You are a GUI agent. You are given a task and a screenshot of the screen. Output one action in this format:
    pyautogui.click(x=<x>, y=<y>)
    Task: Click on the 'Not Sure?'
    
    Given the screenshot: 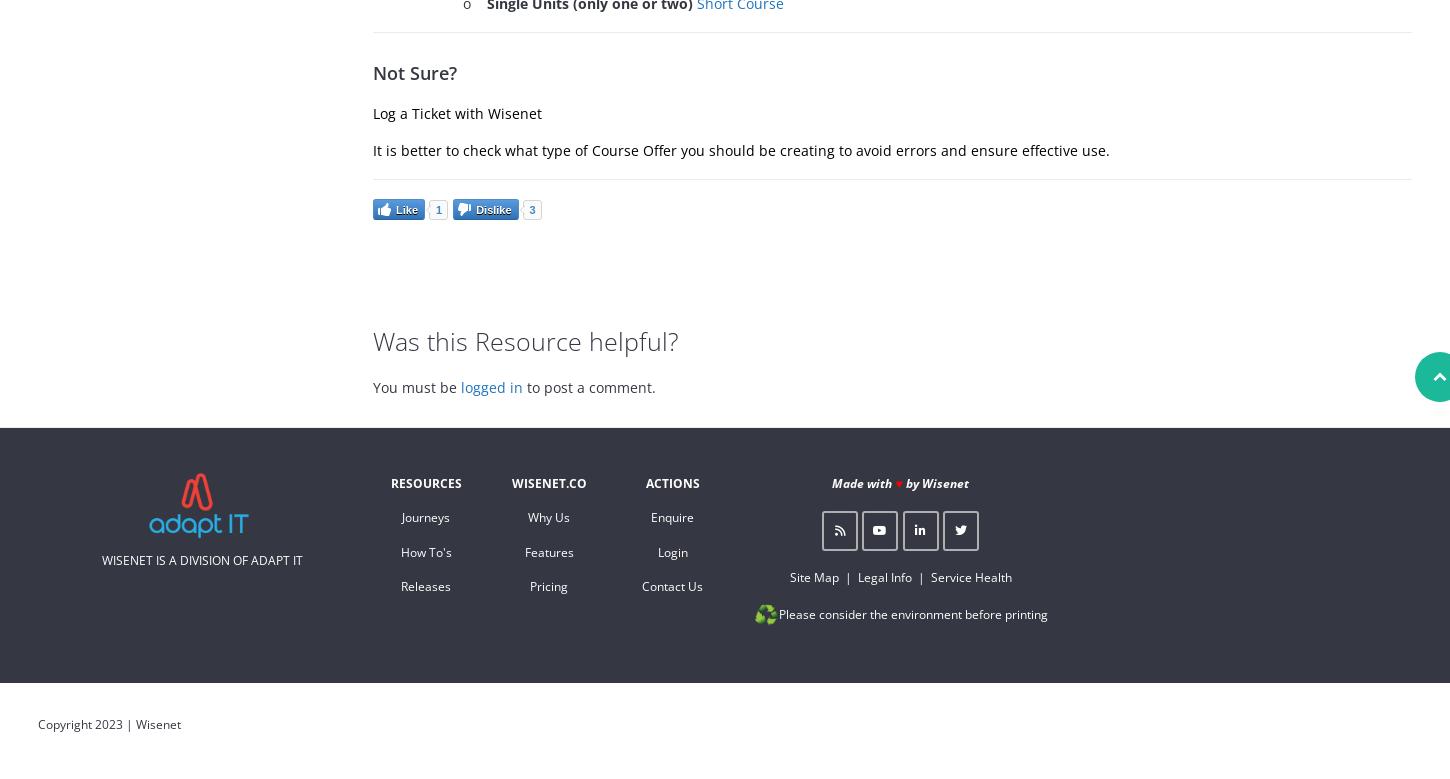 What is the action you would take?
    pyautogui.click(x=413, y=72)
    